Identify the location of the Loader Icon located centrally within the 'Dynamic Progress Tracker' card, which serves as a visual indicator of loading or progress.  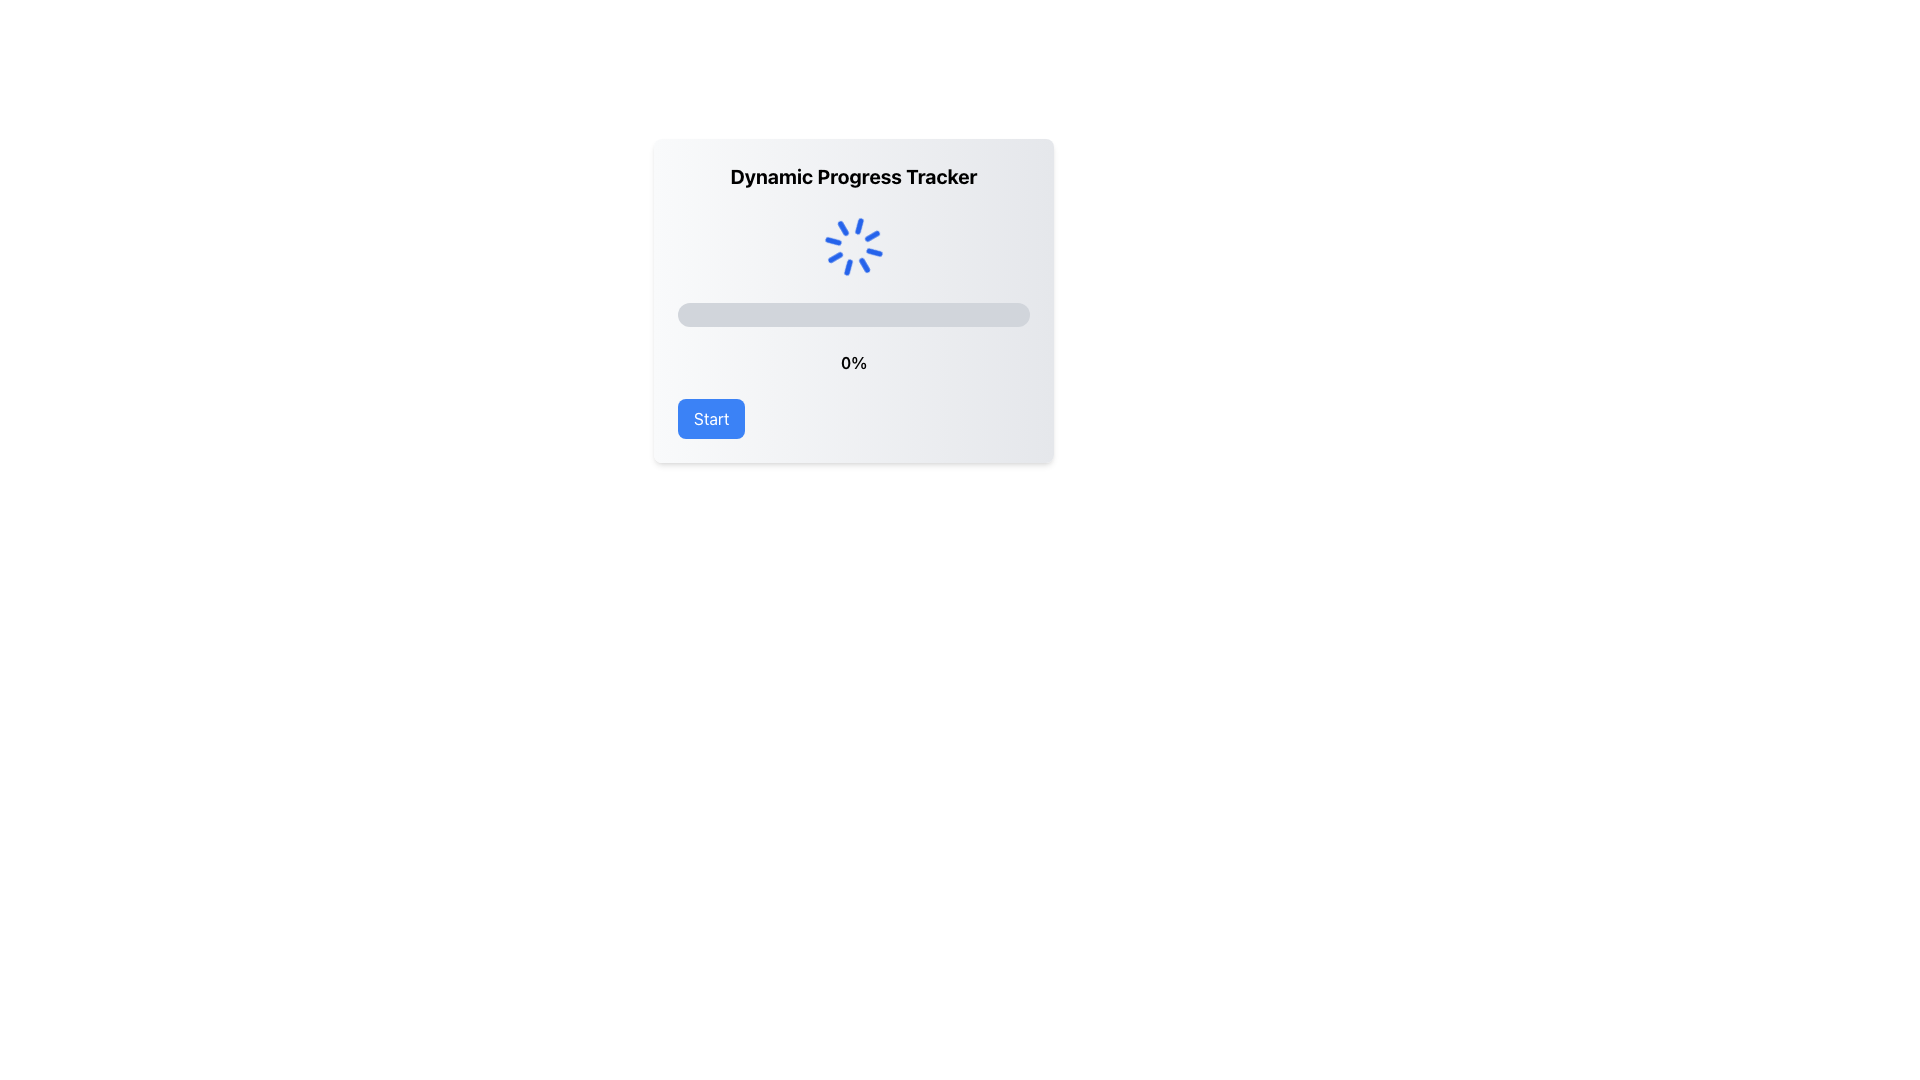
(854, 245).